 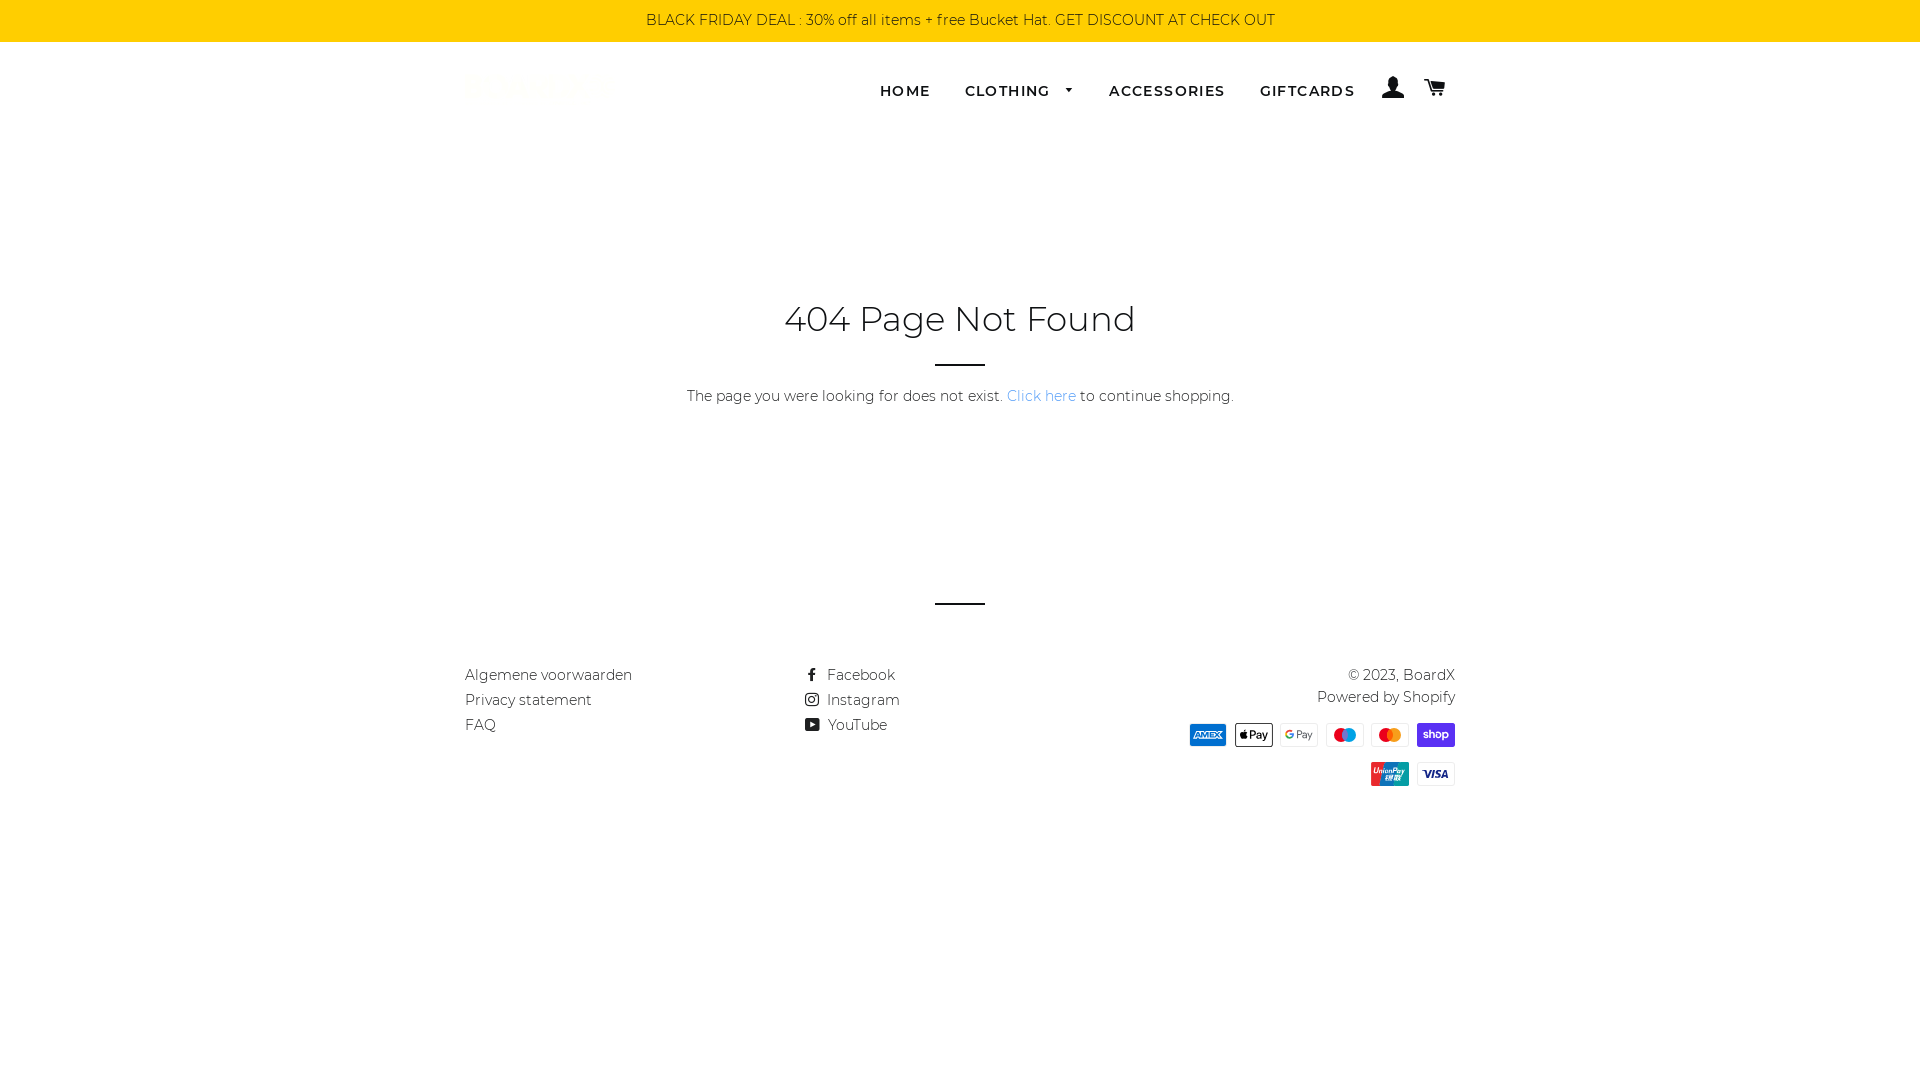 What do you see at coordinates (1385, 696) in the screenshot?
I see `'Powered by Shopify'` at bounding box center [1385, 696].